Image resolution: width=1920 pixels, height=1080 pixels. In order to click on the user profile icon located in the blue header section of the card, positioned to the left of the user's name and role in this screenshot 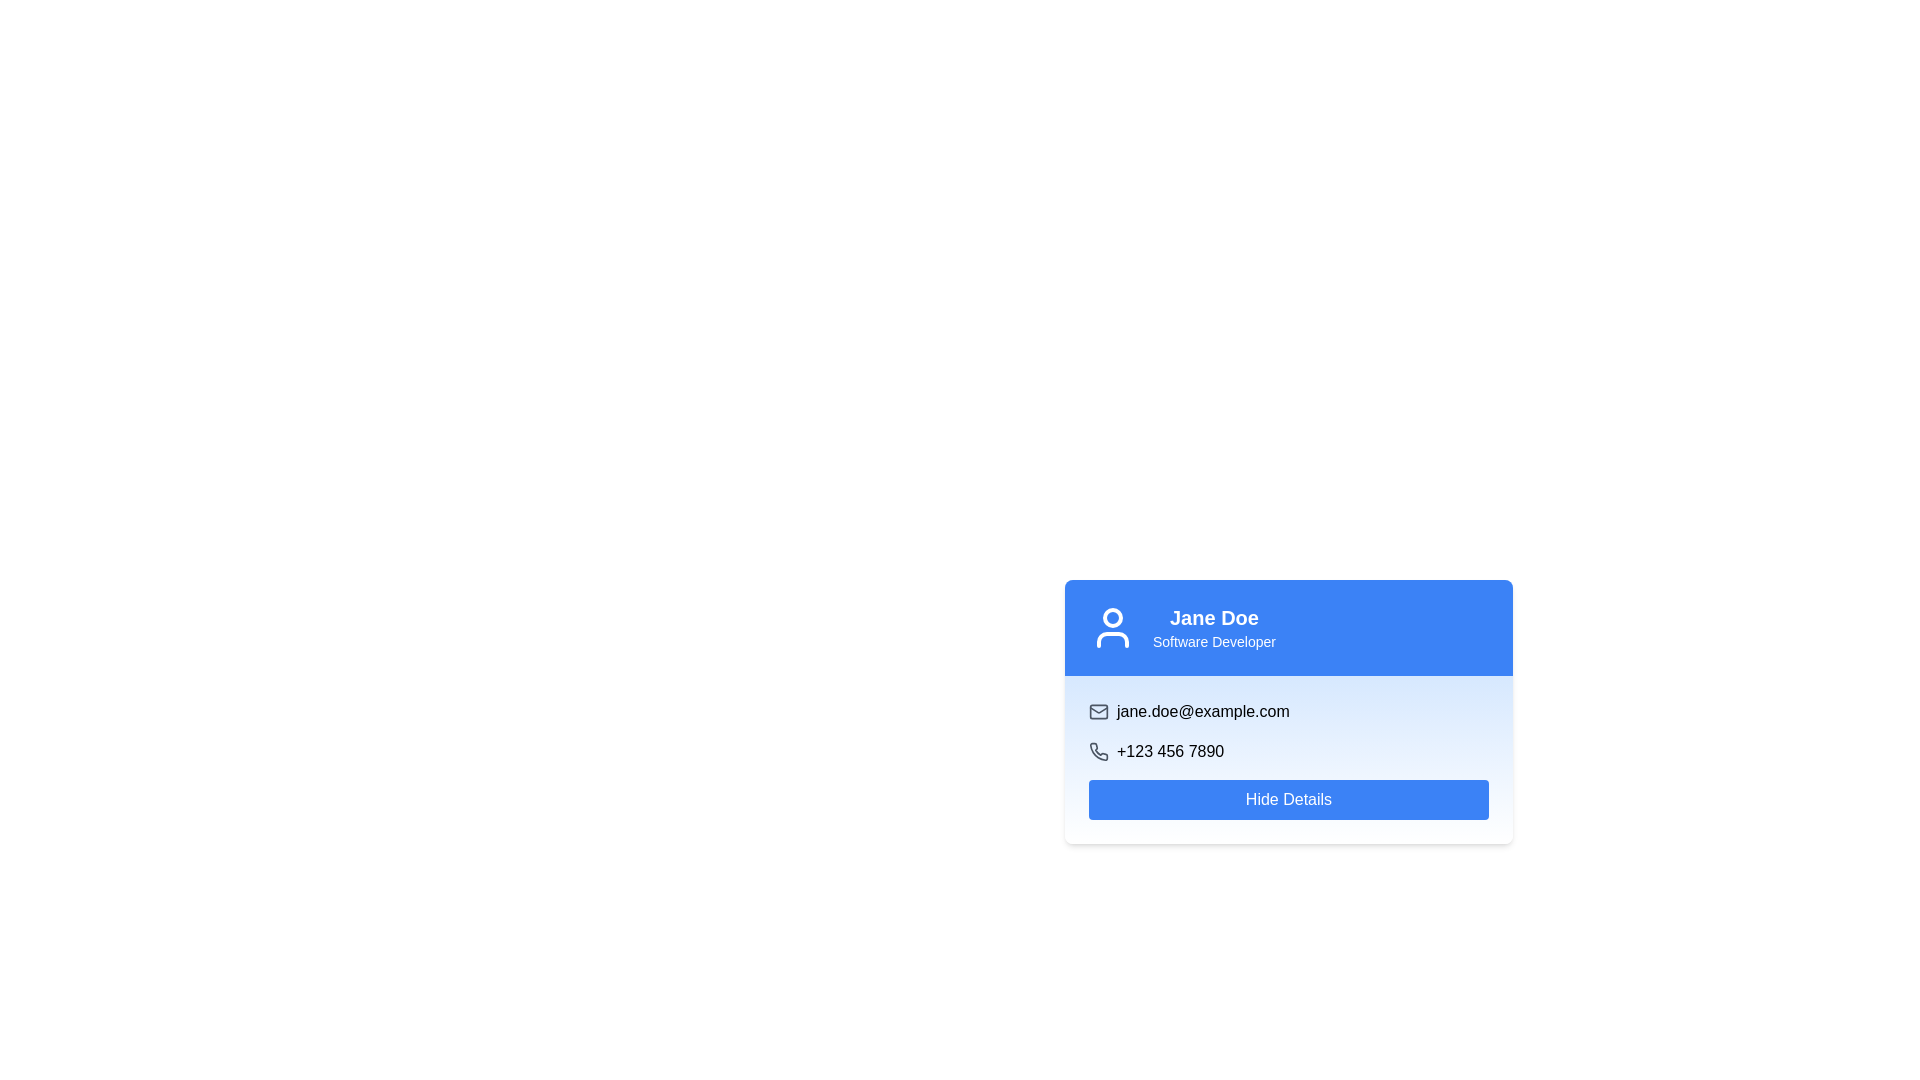, I will do `click(1112, 627)`.